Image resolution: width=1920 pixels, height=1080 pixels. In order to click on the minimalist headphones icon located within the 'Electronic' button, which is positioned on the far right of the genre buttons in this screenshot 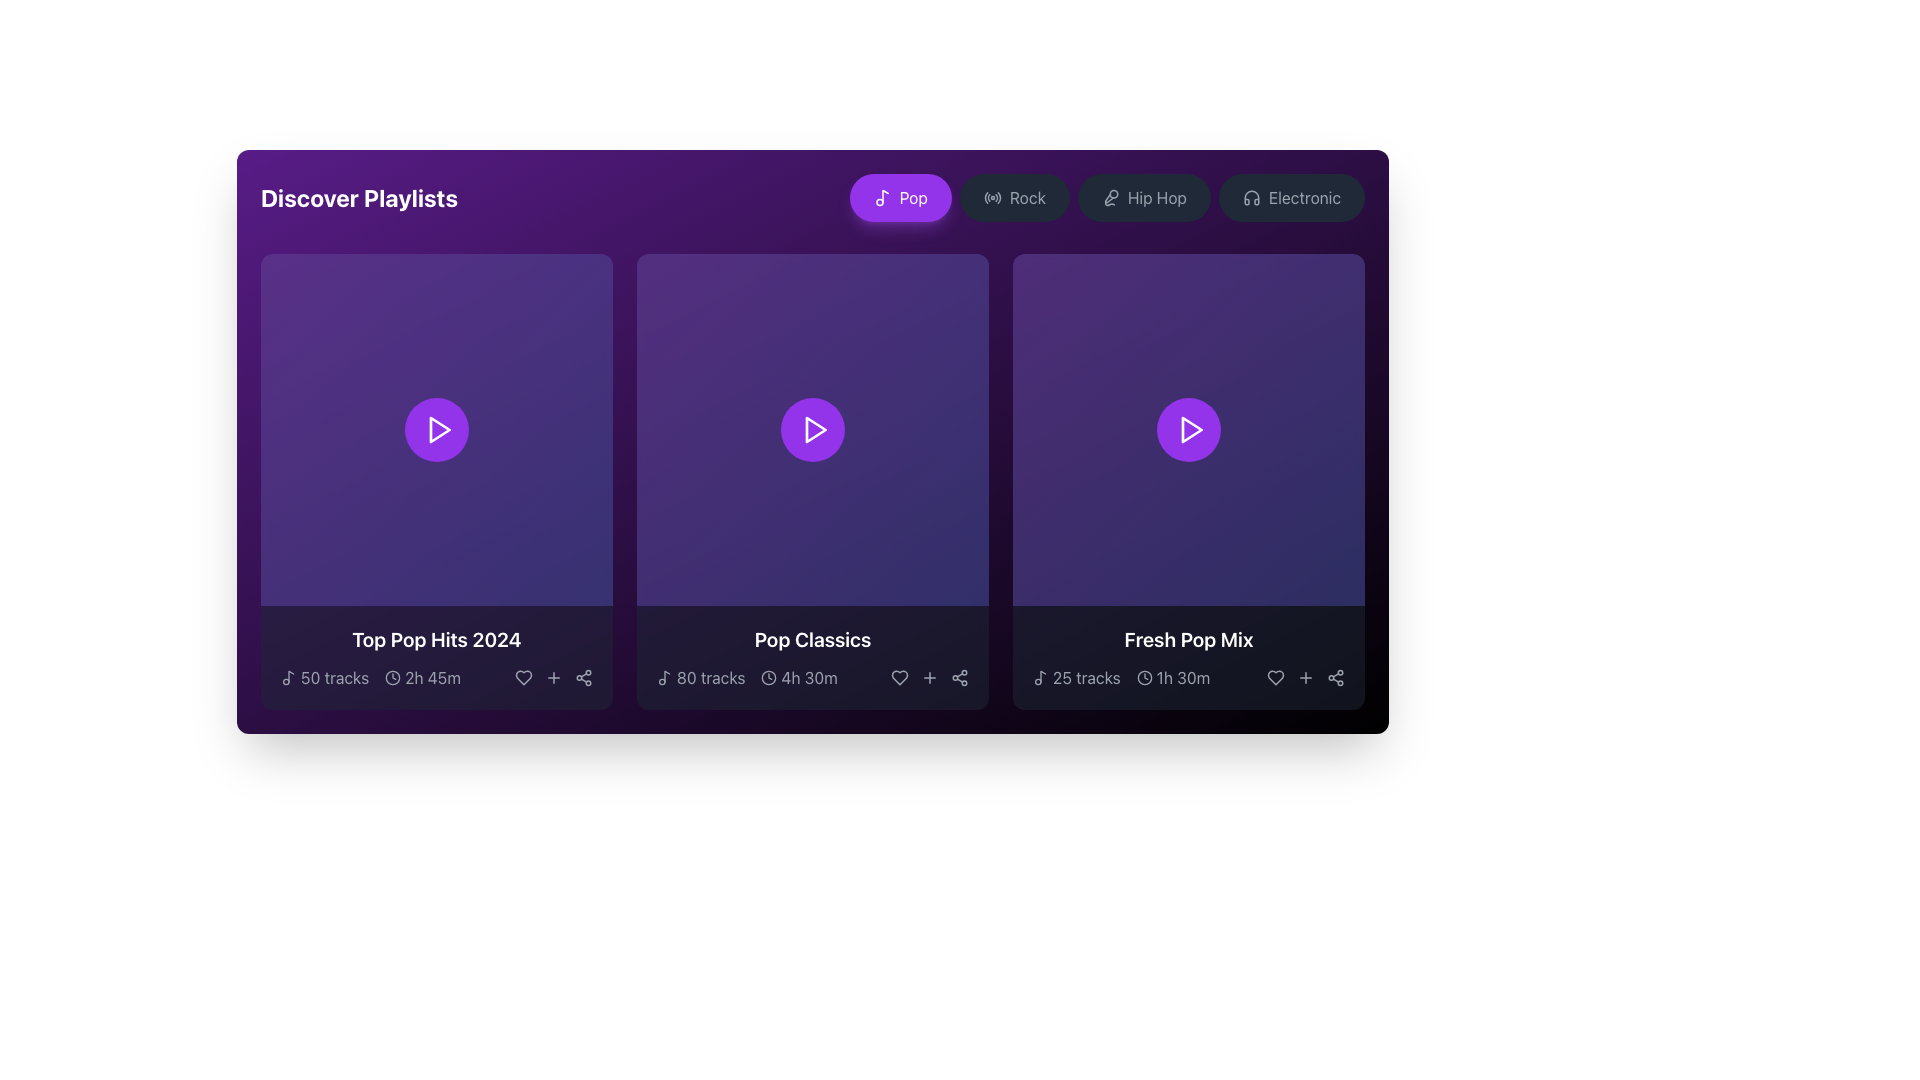, I will do `click(1250, 197)`.